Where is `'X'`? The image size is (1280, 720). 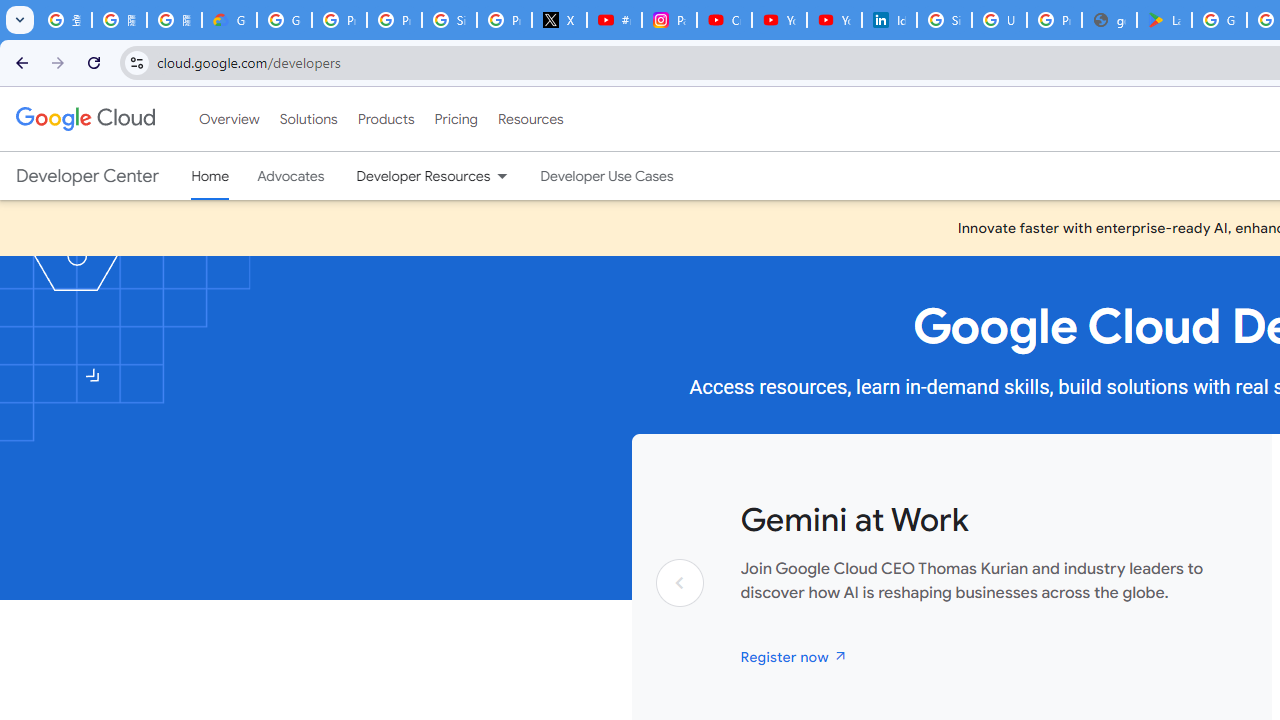
'X' is located at coordinates (560, 20).